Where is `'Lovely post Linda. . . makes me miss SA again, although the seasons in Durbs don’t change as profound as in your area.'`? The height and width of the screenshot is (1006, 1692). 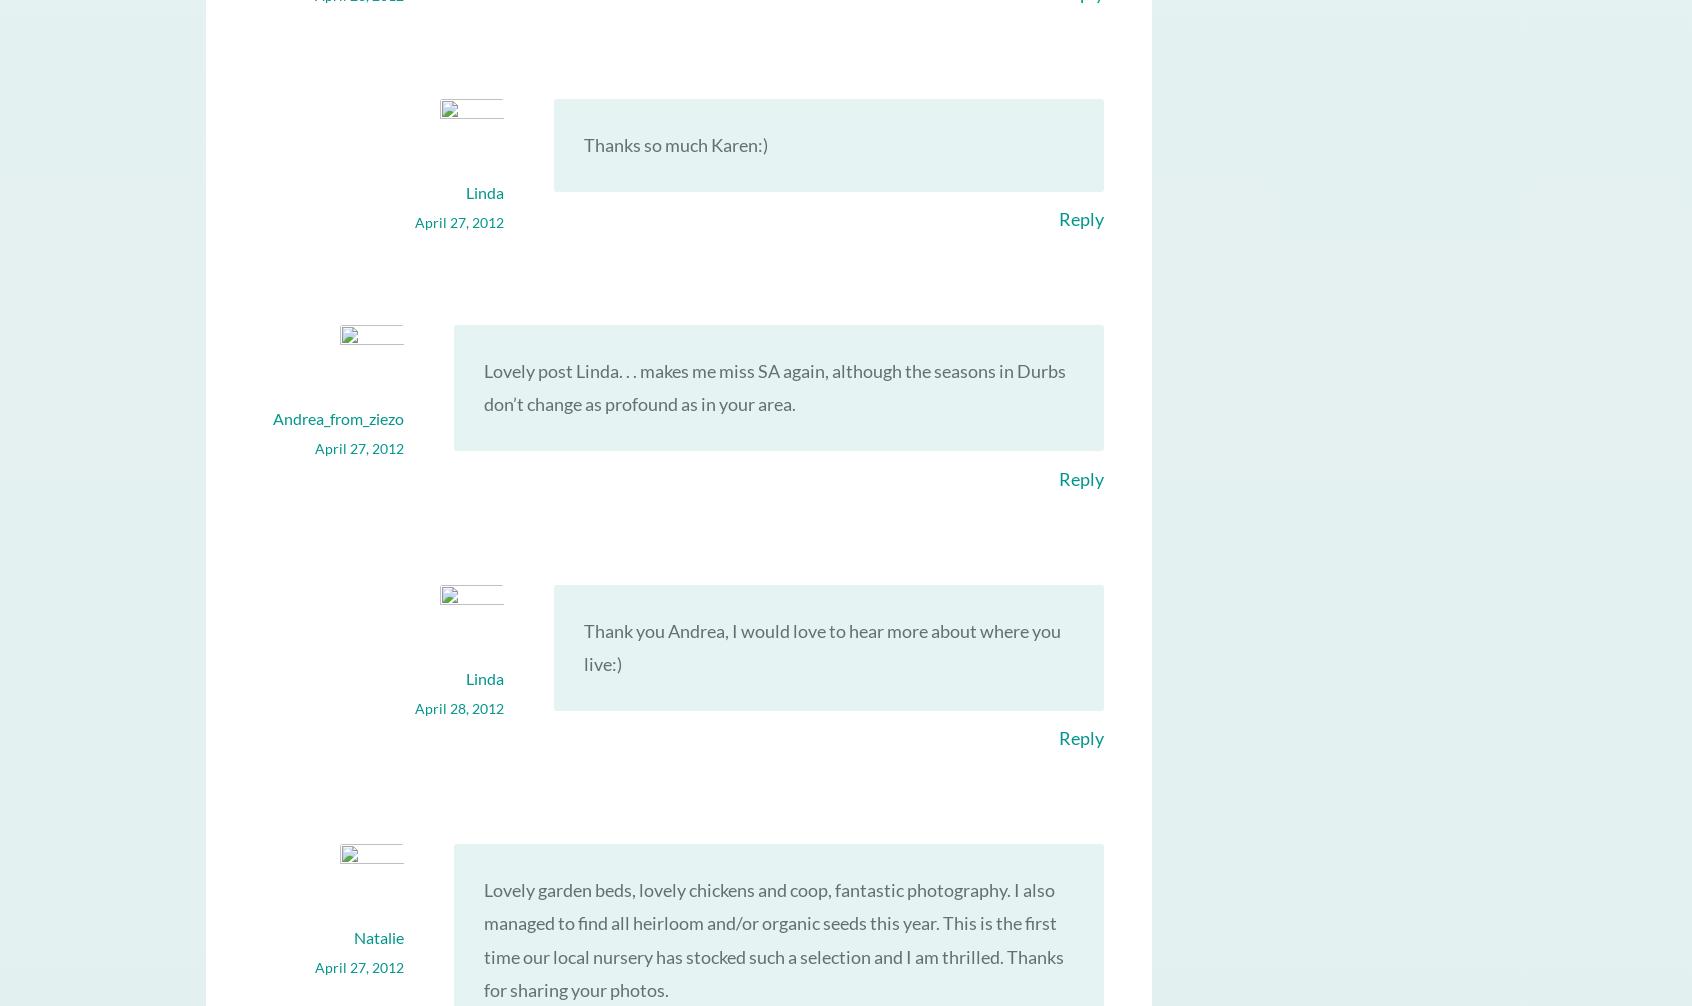
'Lovely post Linda. . . makes me miss SA again, although the seasons in Durbs don’t change as profound as in your area.' is located at coordinates (772, 386).